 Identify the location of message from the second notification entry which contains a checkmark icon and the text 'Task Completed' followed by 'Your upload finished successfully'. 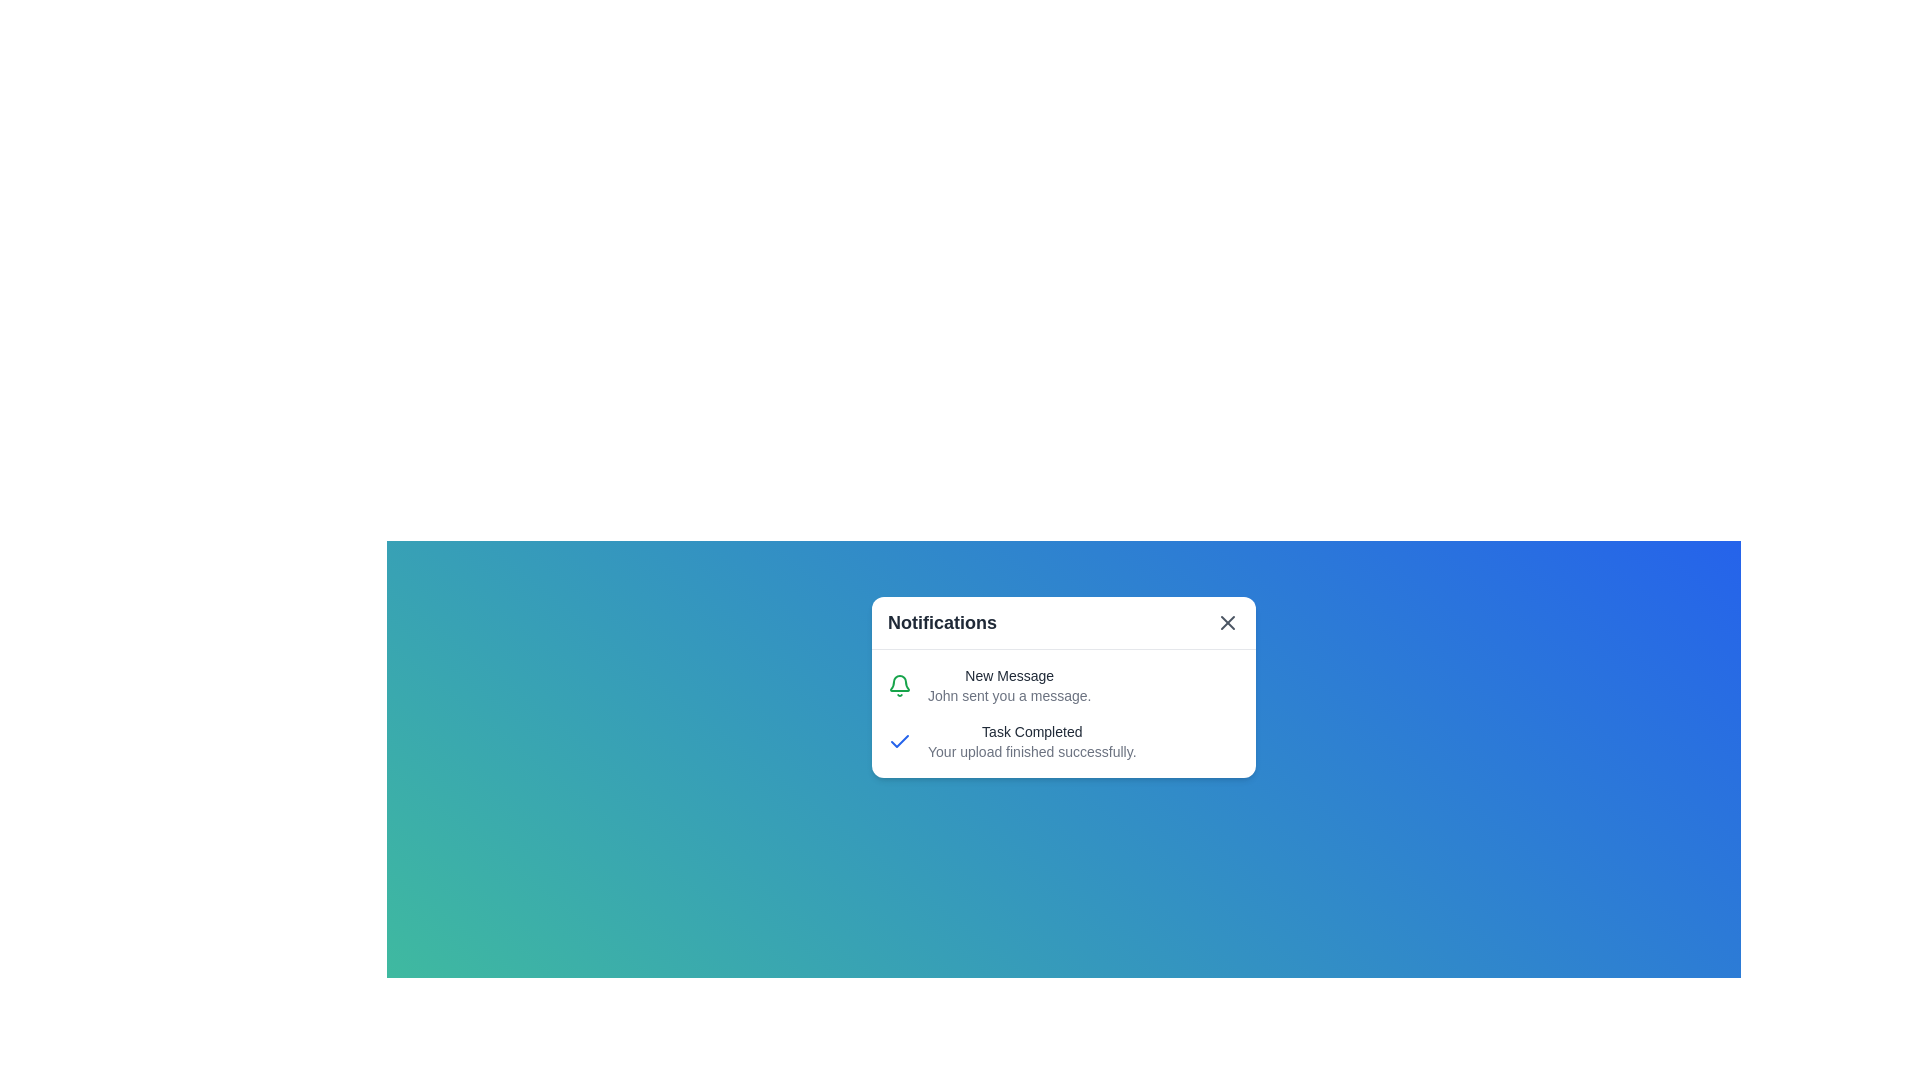
(1063, 741).